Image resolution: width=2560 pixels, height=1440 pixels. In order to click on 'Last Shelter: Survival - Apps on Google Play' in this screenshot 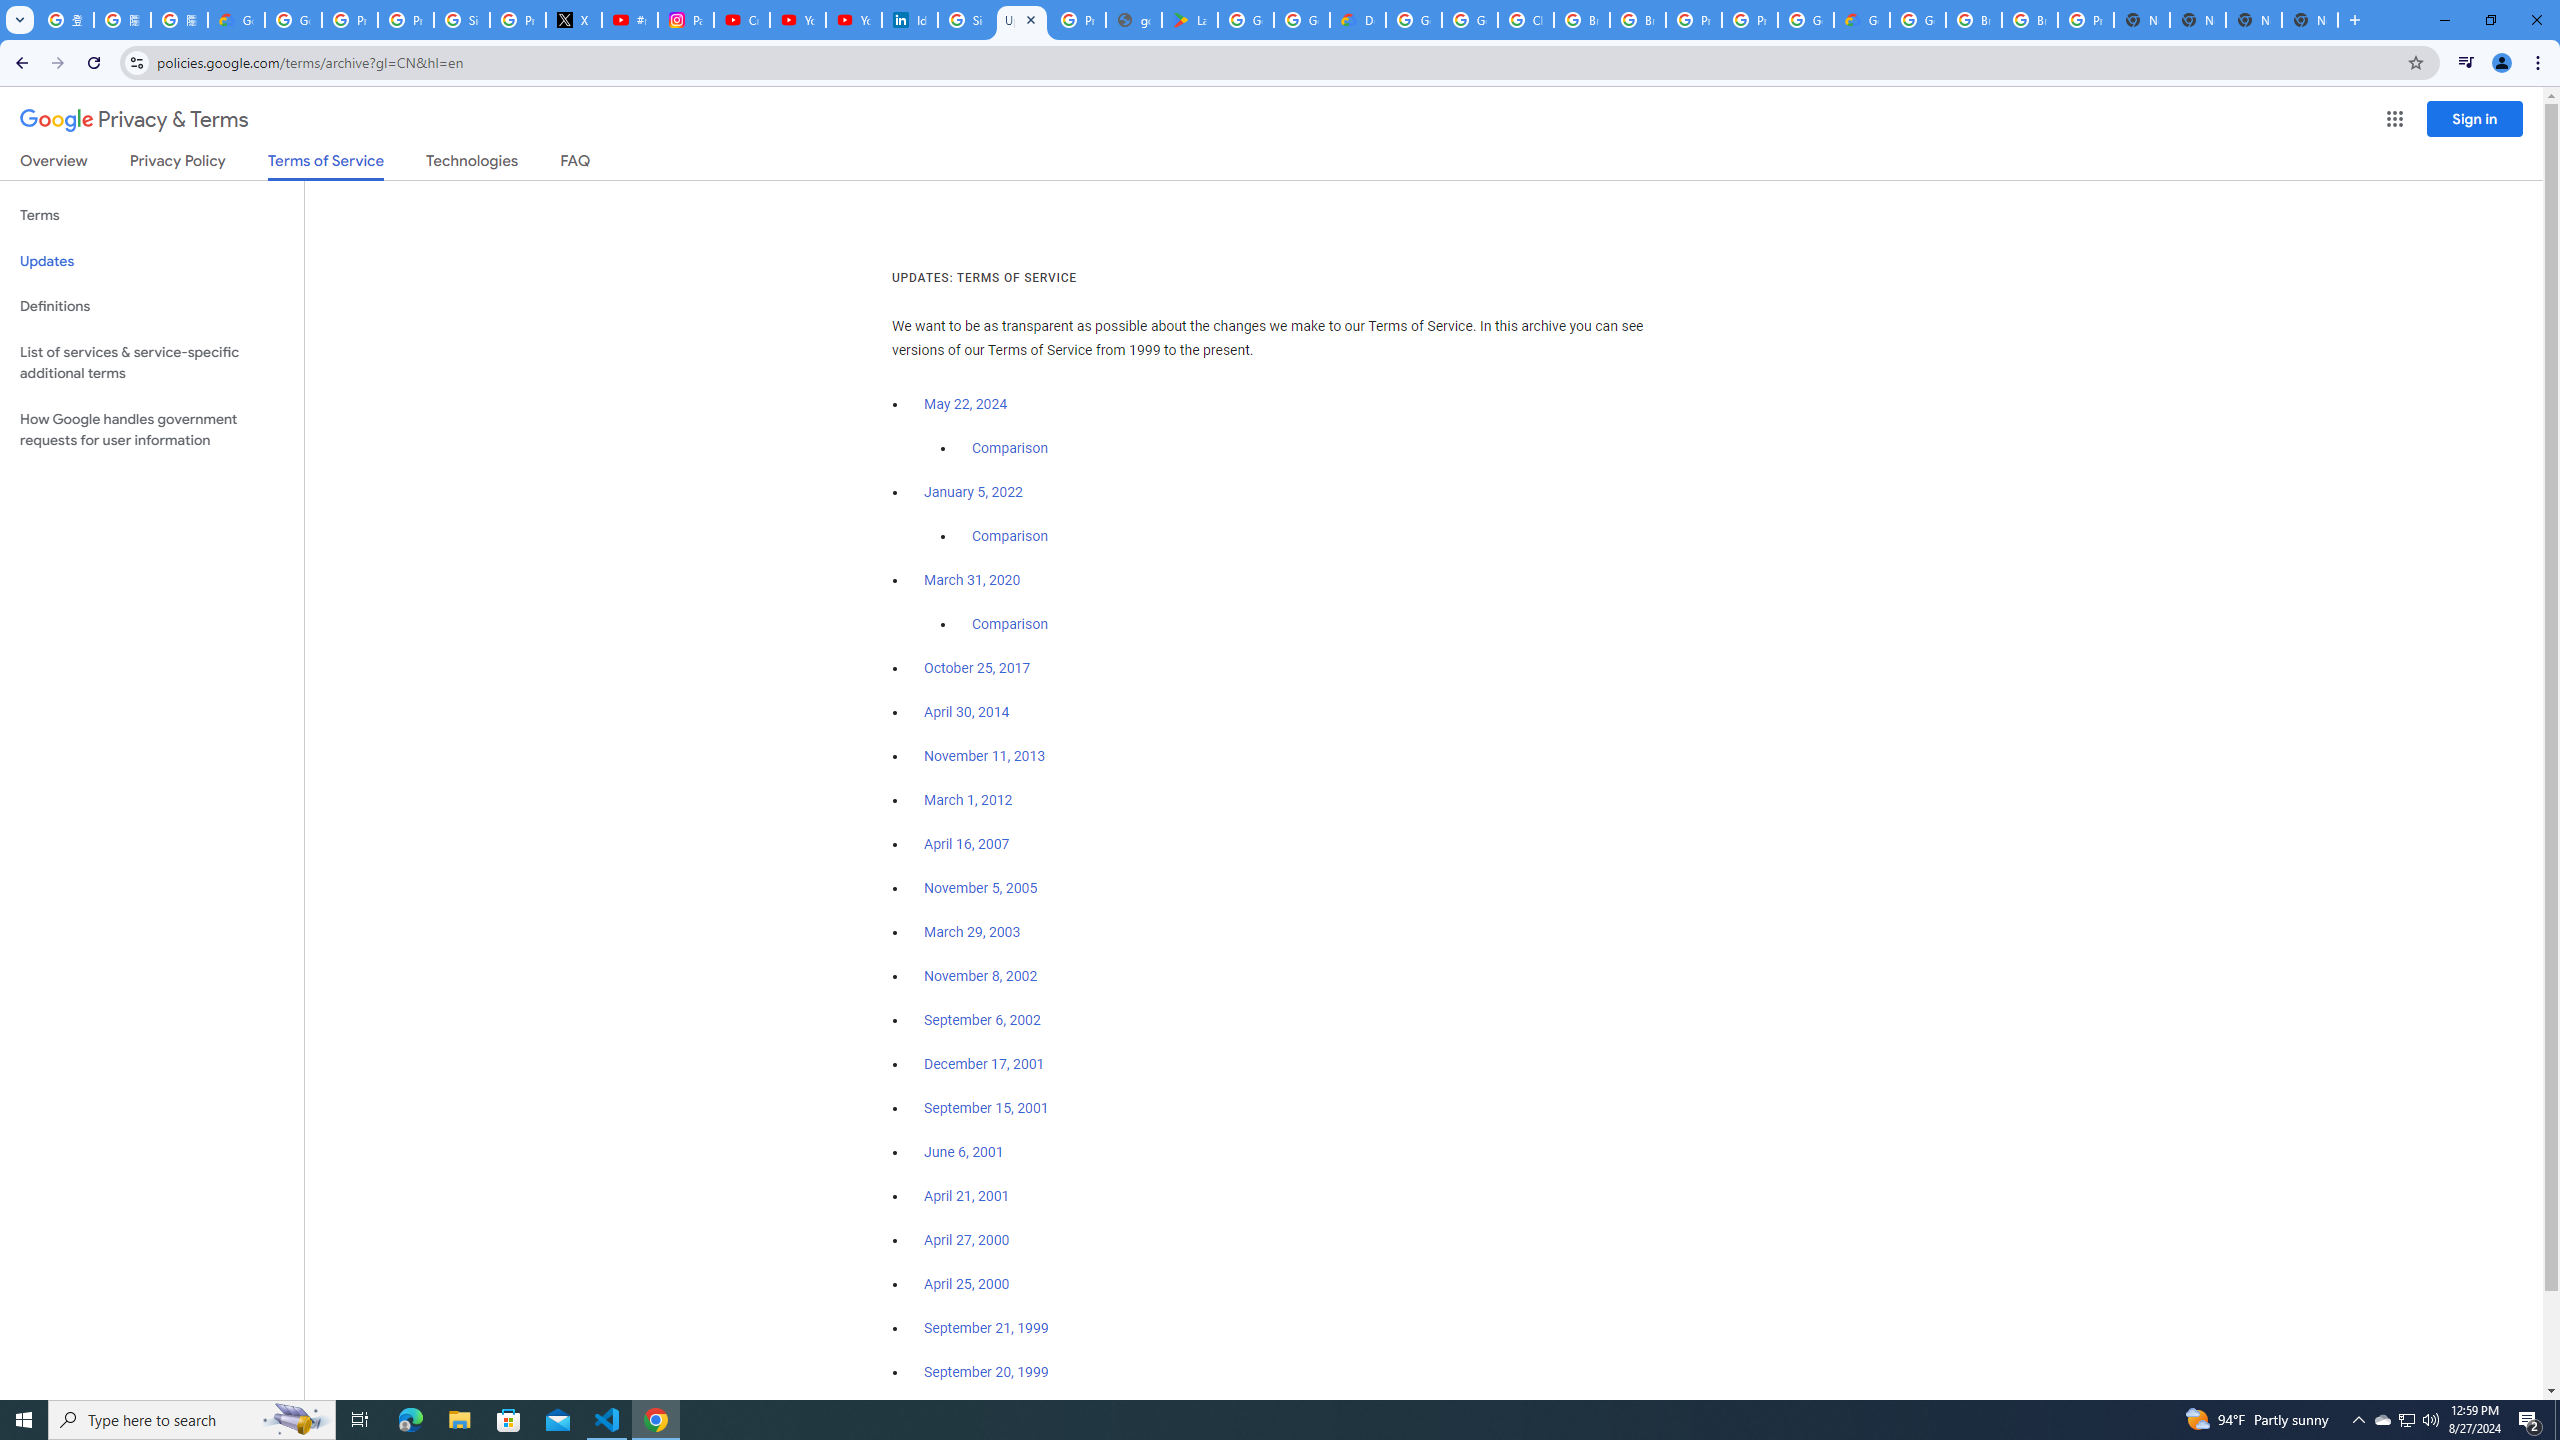, I will do `click(1189, 19)`.